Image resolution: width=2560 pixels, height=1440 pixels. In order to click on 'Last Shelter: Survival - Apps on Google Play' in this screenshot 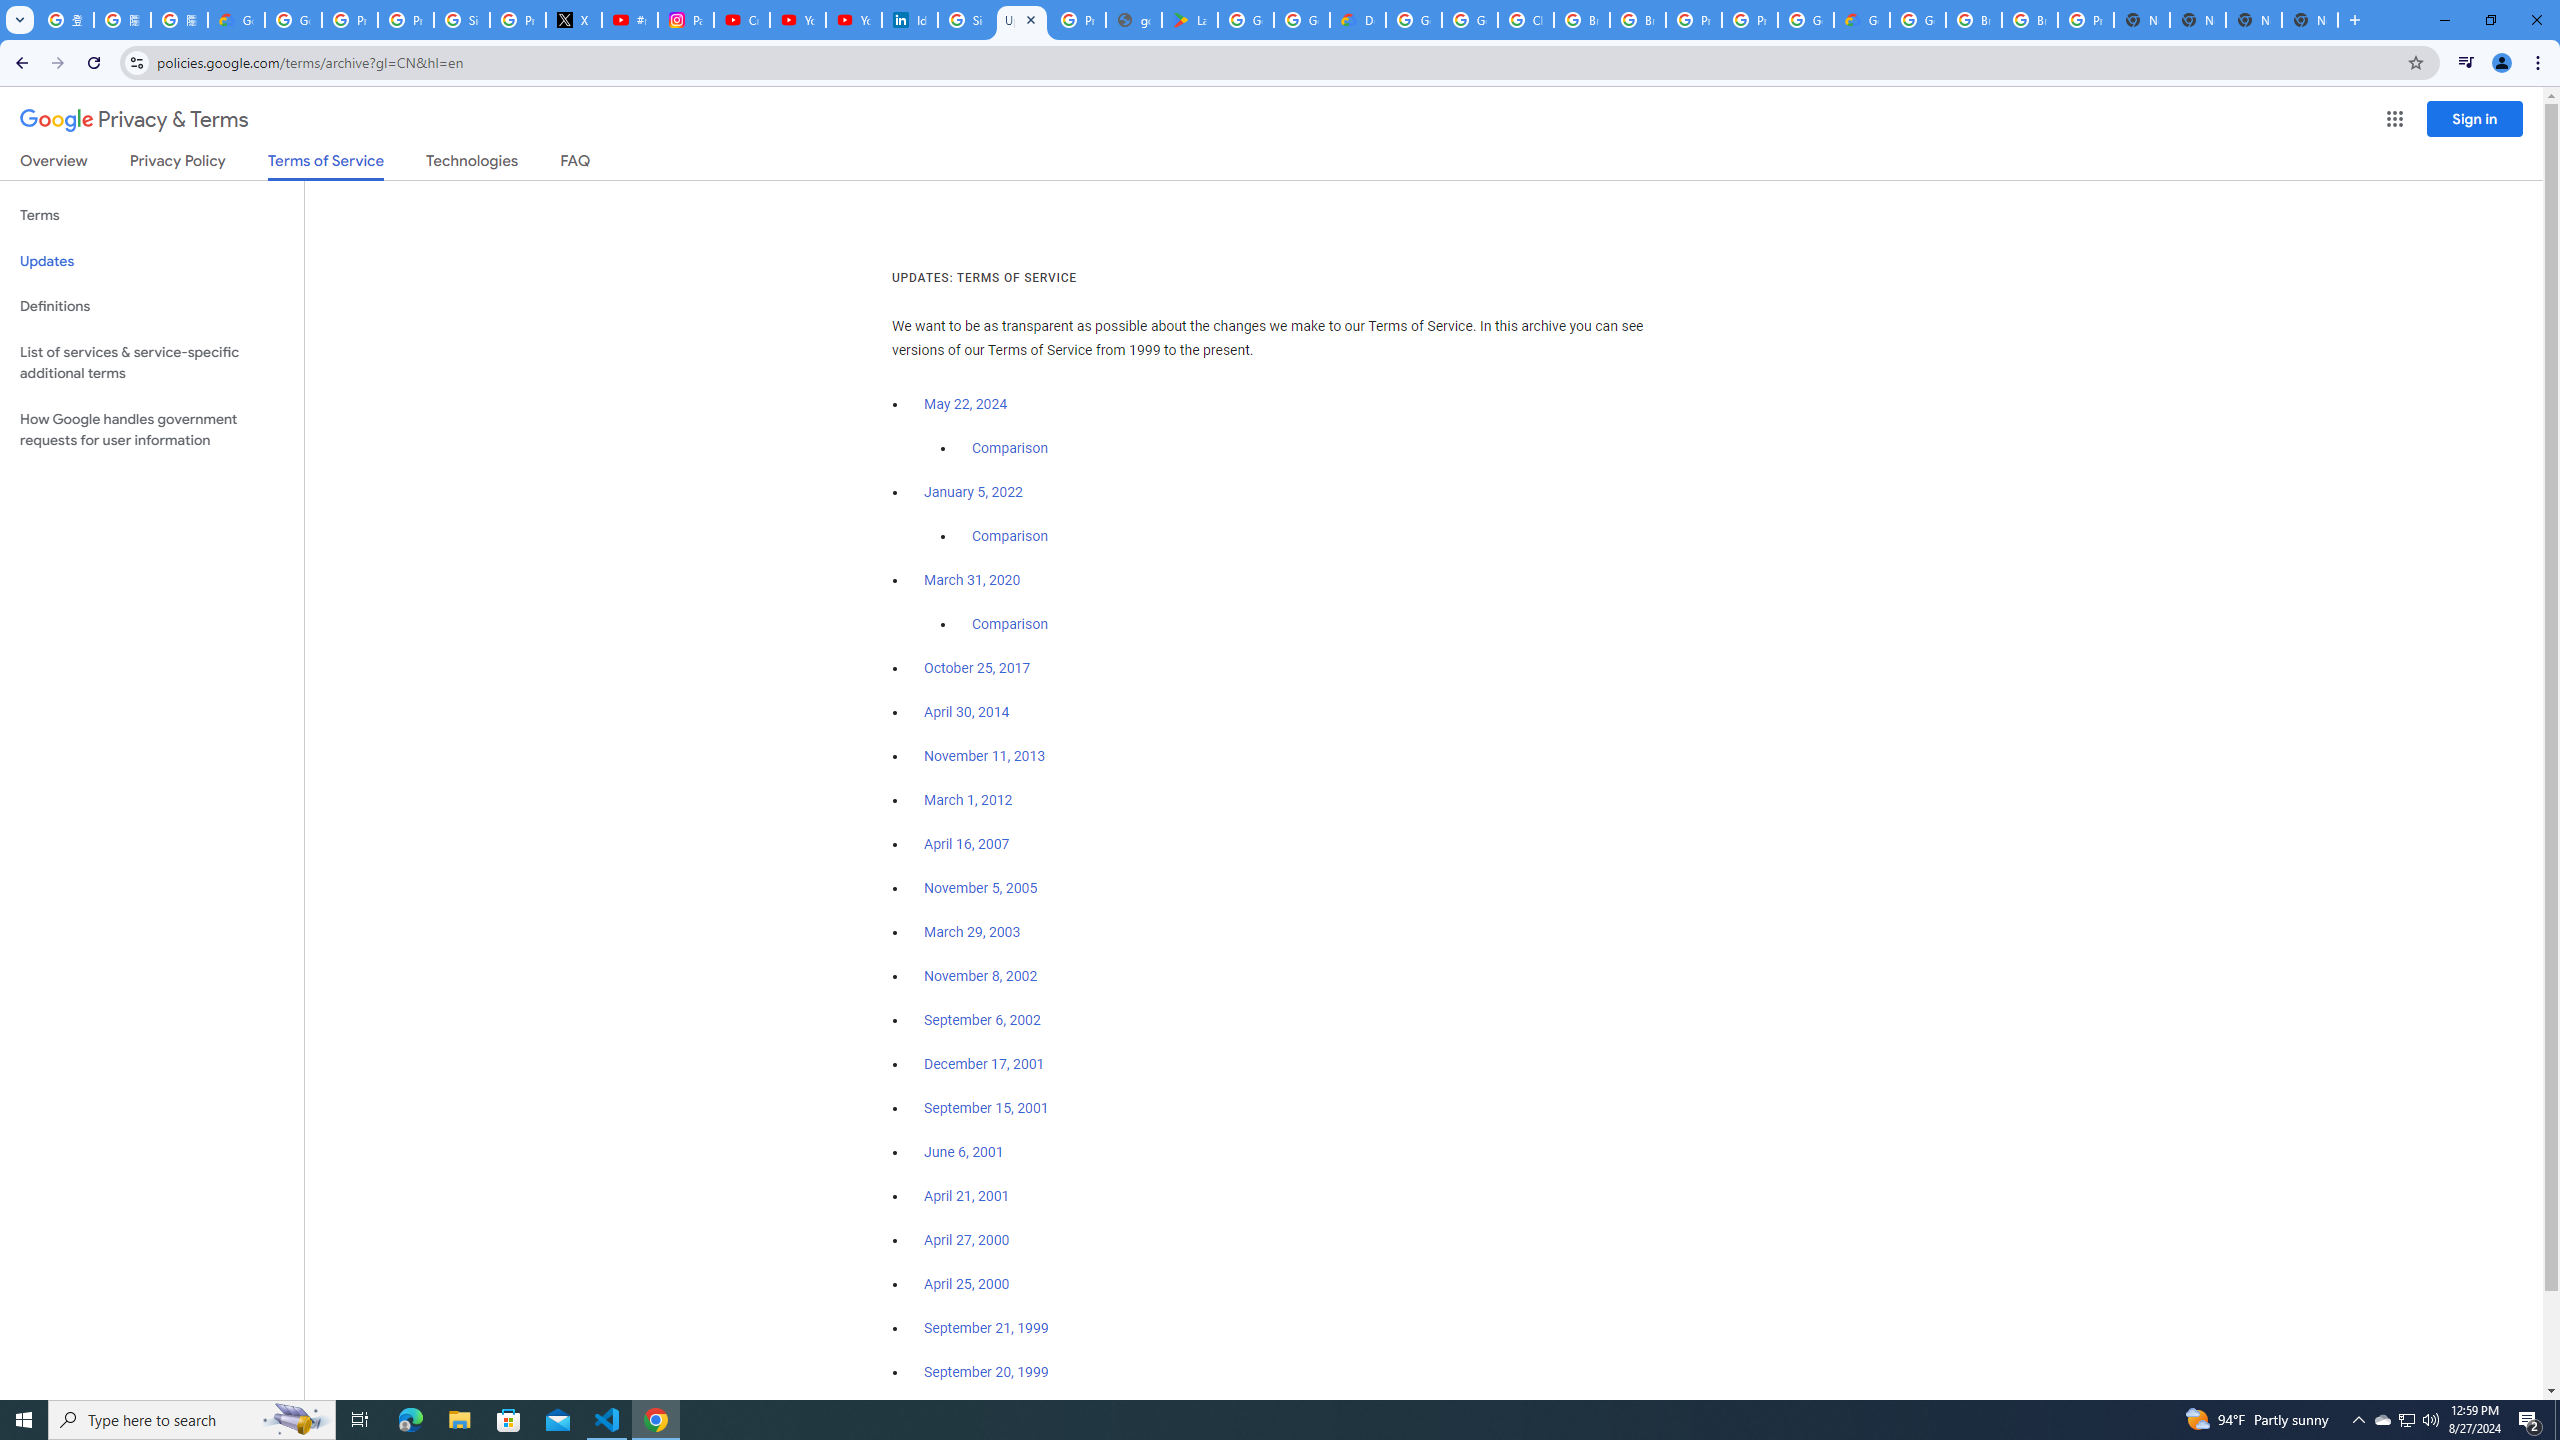, I will do `click(1189, 19)`.